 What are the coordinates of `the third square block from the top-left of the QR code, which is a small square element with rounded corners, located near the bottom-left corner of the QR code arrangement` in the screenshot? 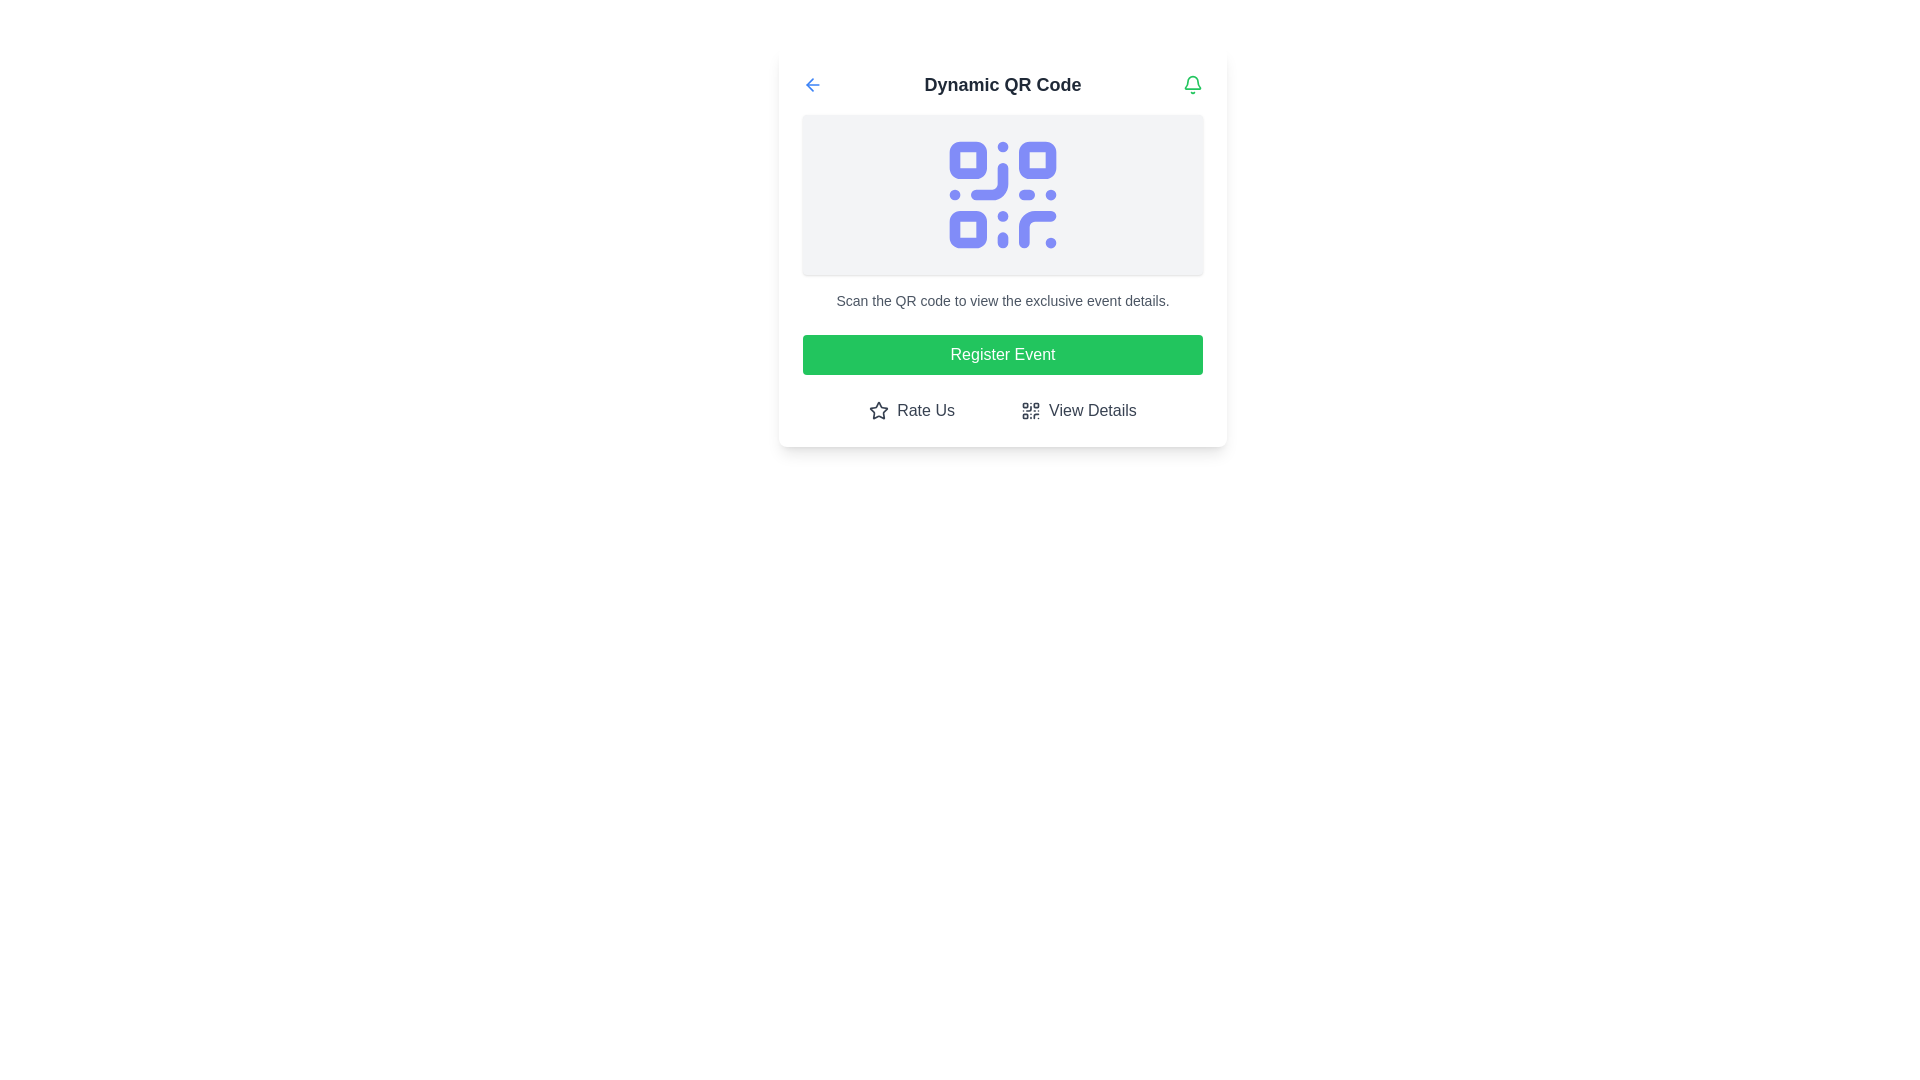 It's located at (968, 228).